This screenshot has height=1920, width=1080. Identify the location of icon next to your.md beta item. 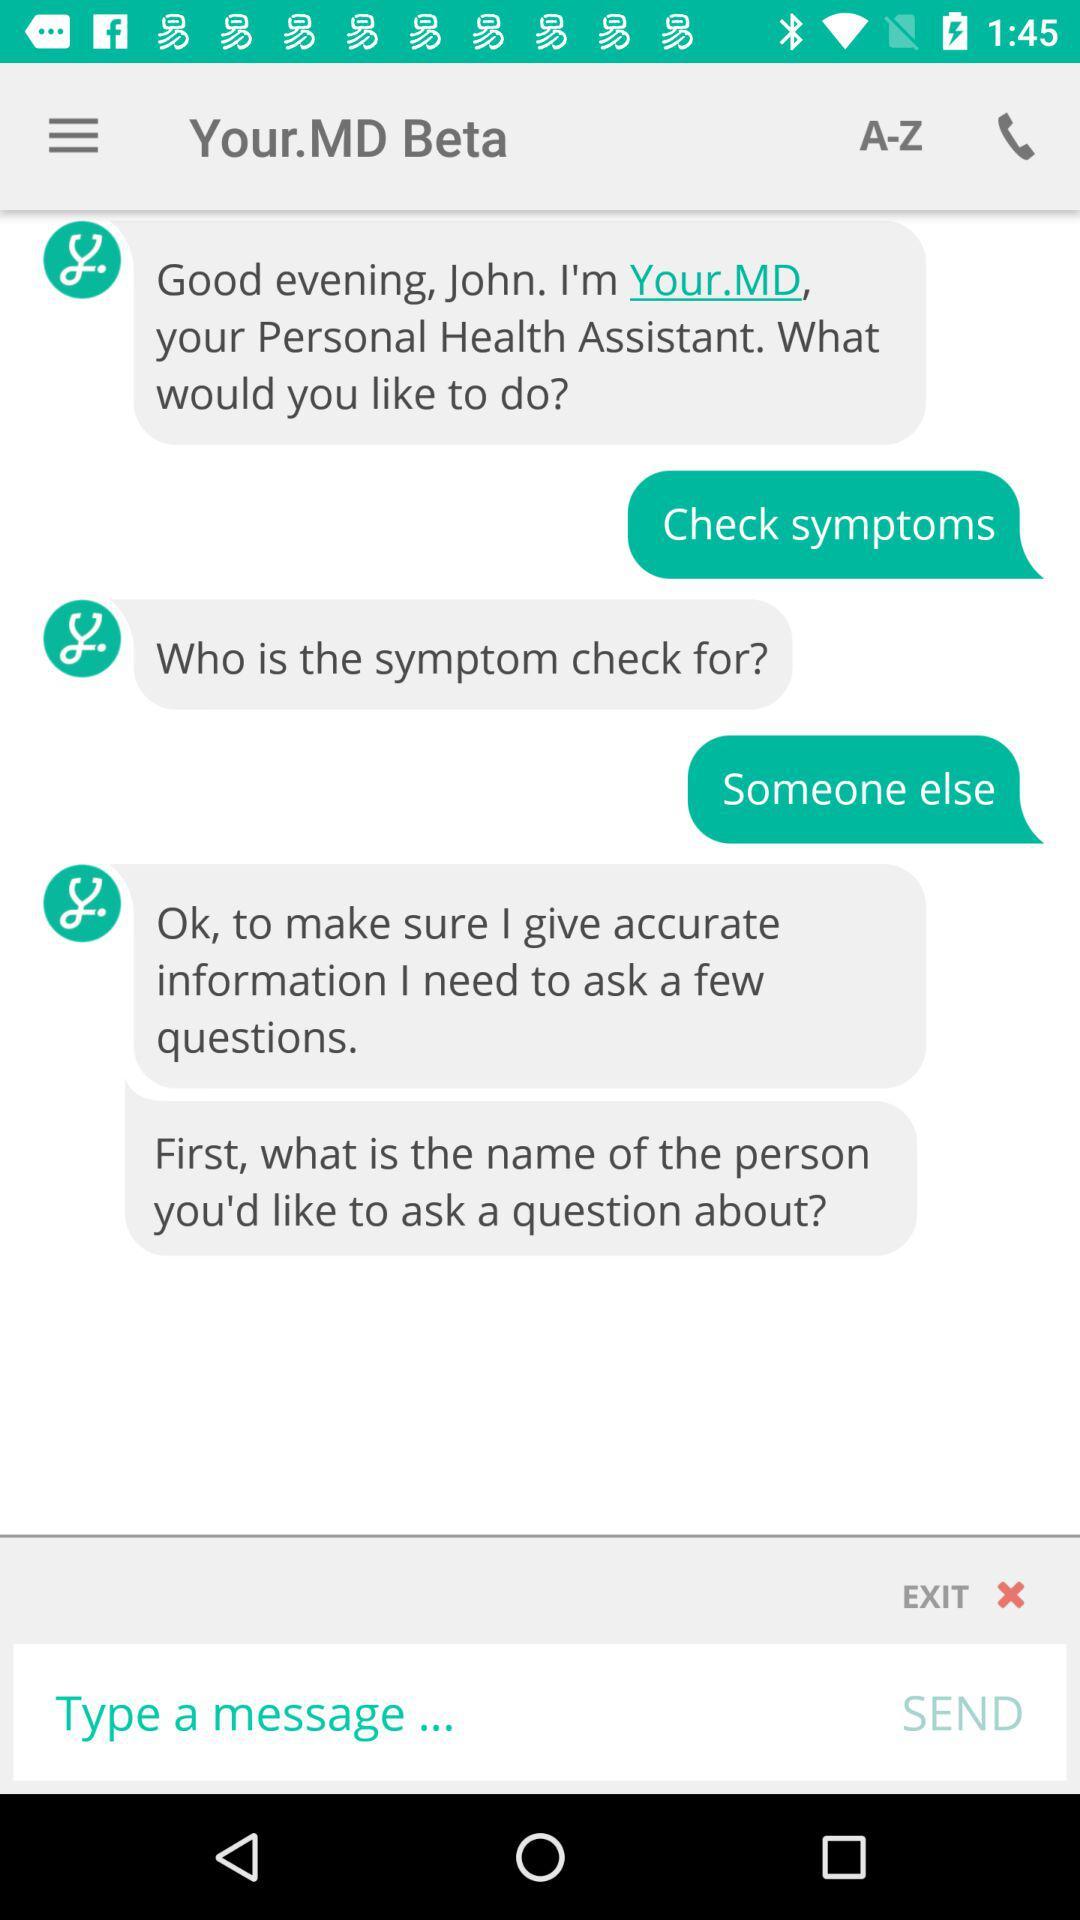
(890, 135).